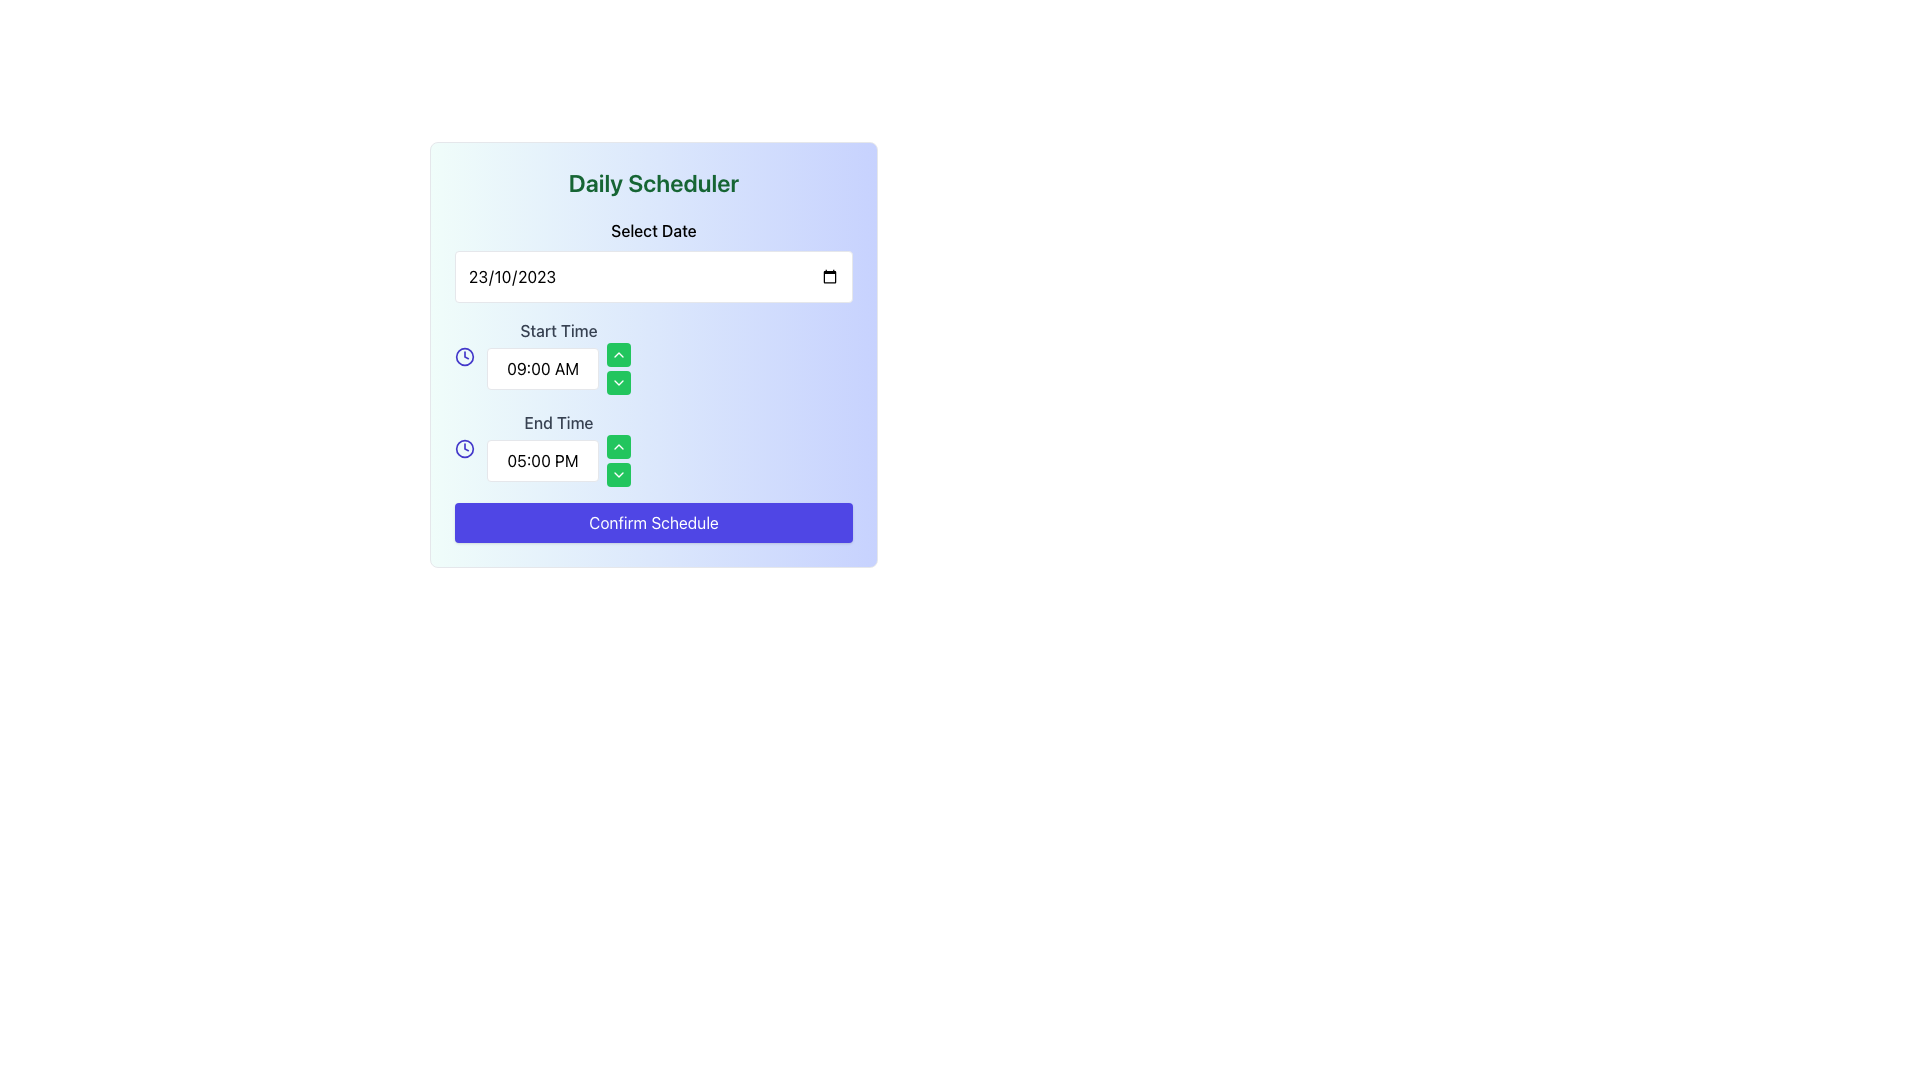 Image resolution: width=1920 pixels, height=1080 pixels. I want to click on the finalizing action button located at the bottom of the 'Daily Scheduler' widget to confirm the schedule, so click(653, 522).